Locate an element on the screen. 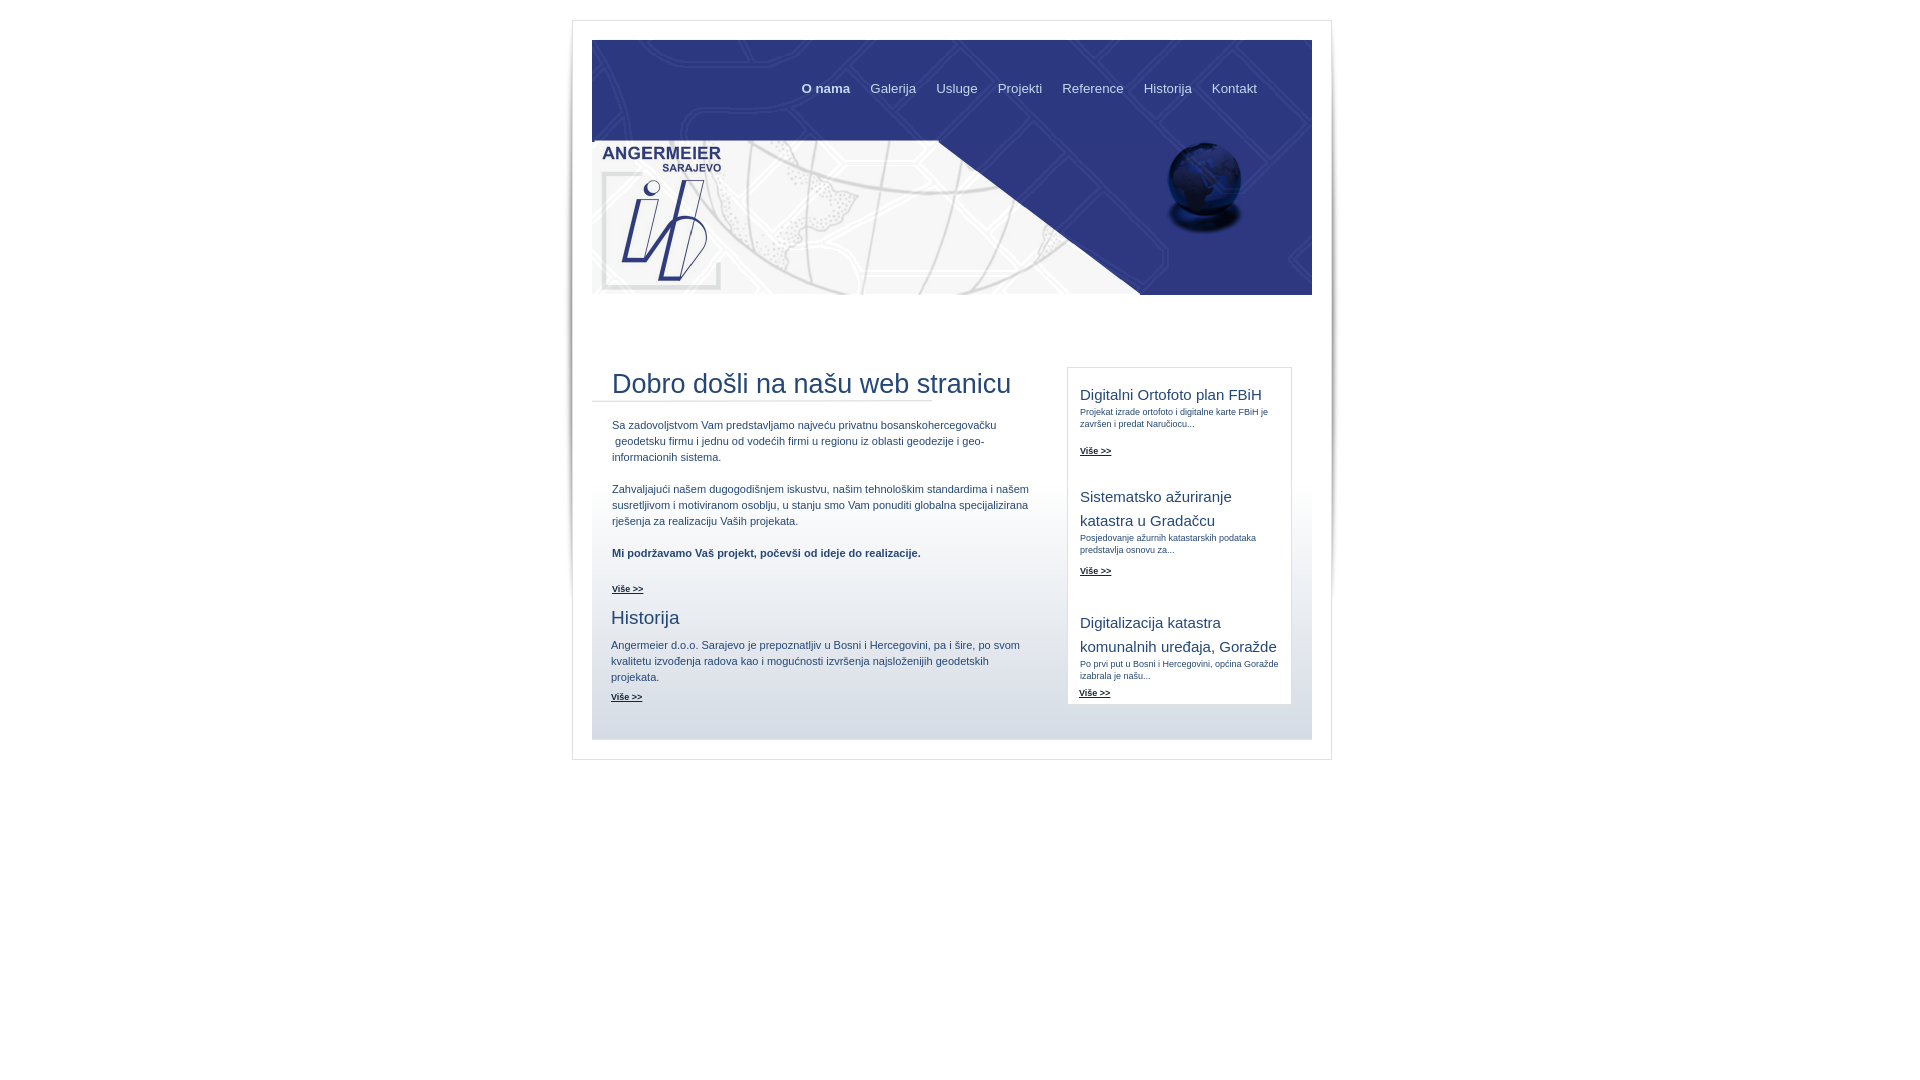  'O nama' is located at coordinates (825, 87).